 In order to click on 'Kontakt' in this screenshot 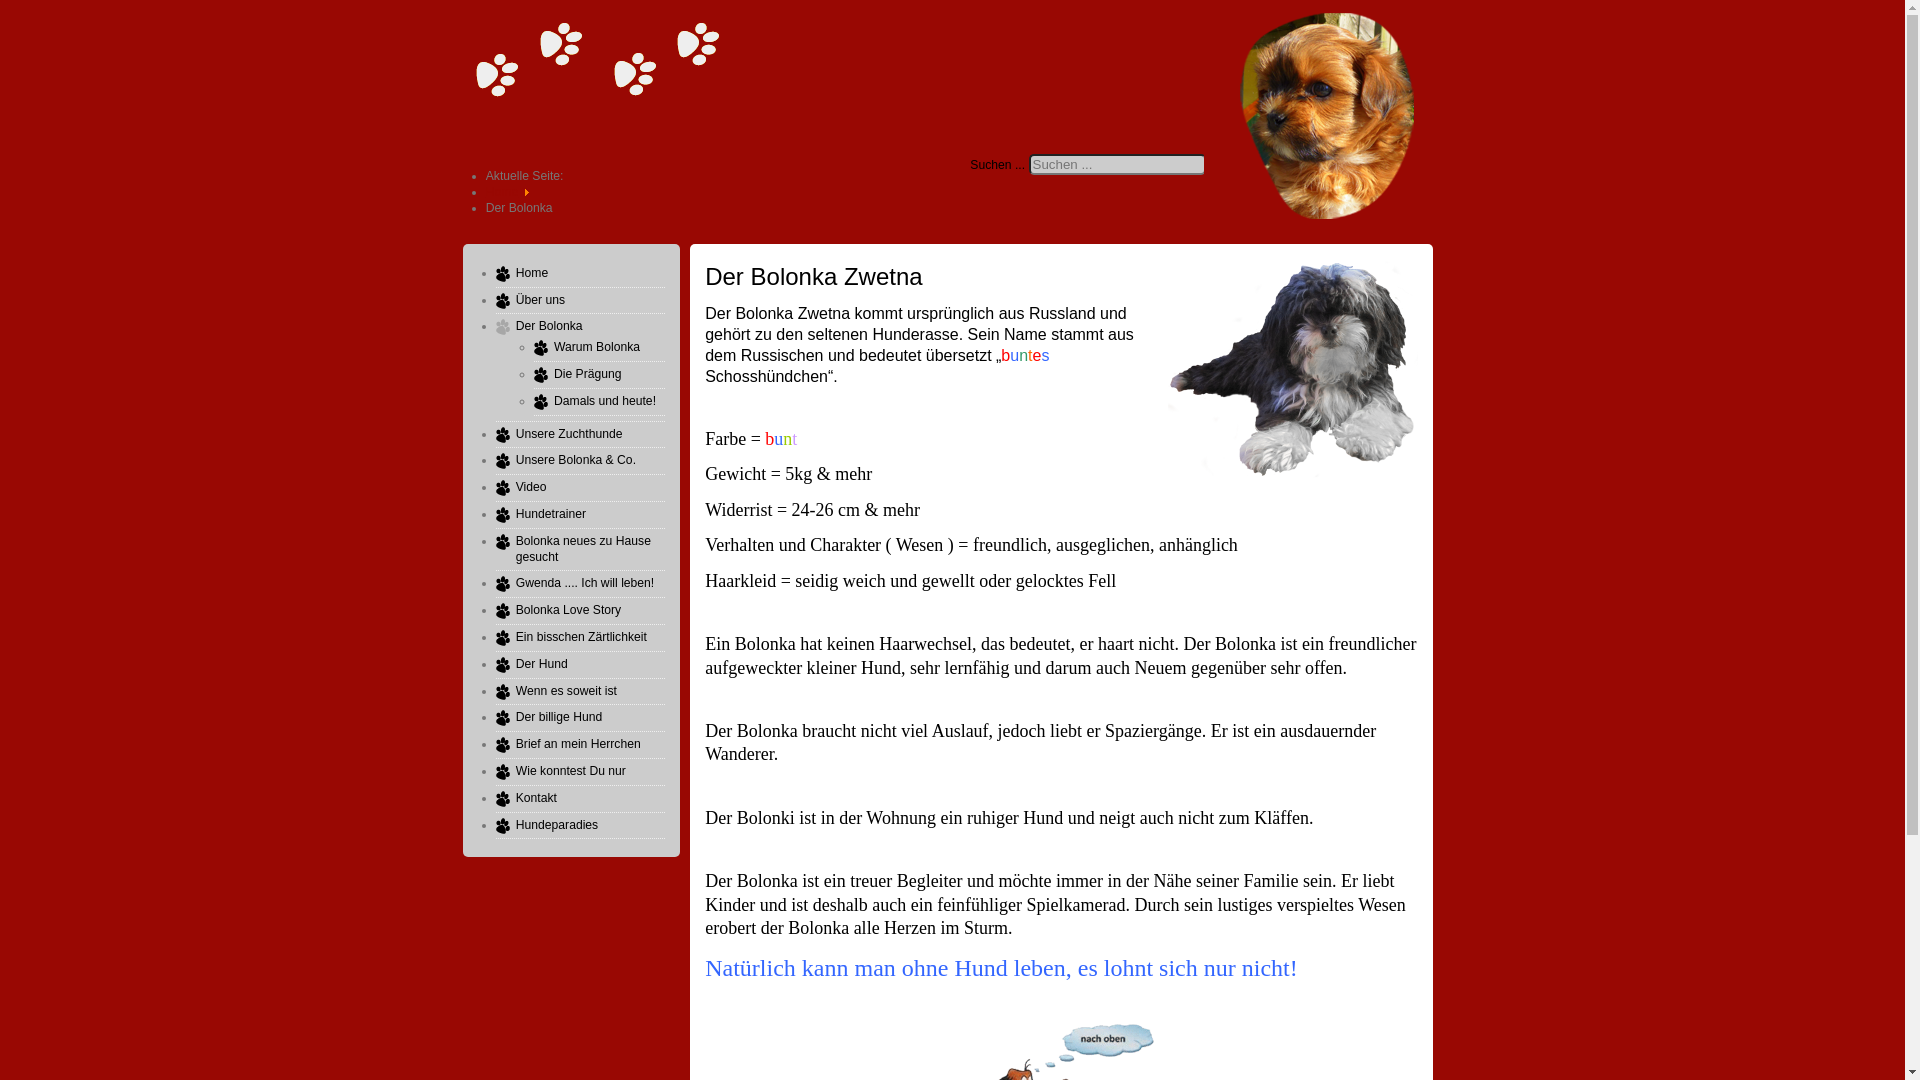, I will do `click(536, 797)`.